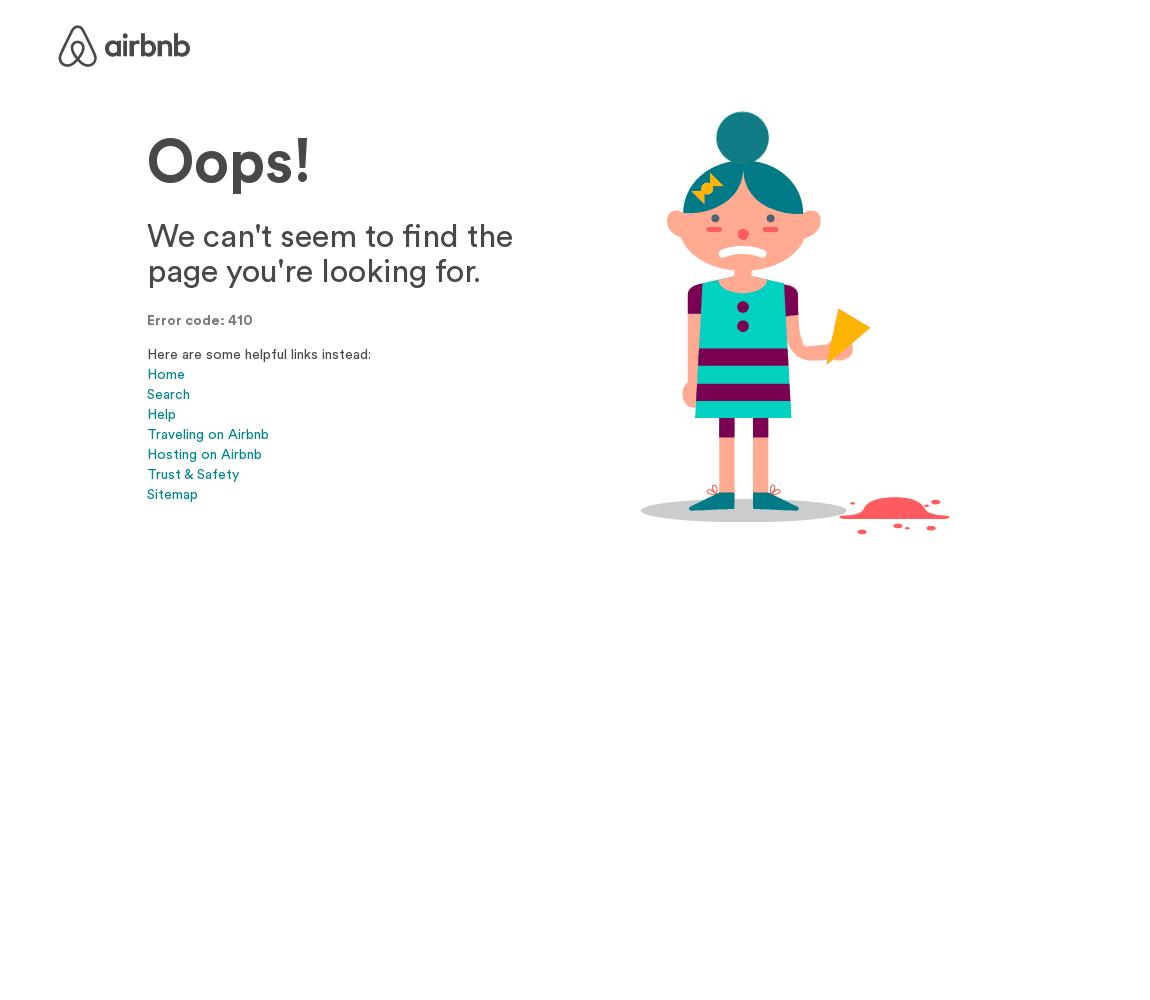  I want to click on 'Traveling on Airbnb', so click(207, 433).